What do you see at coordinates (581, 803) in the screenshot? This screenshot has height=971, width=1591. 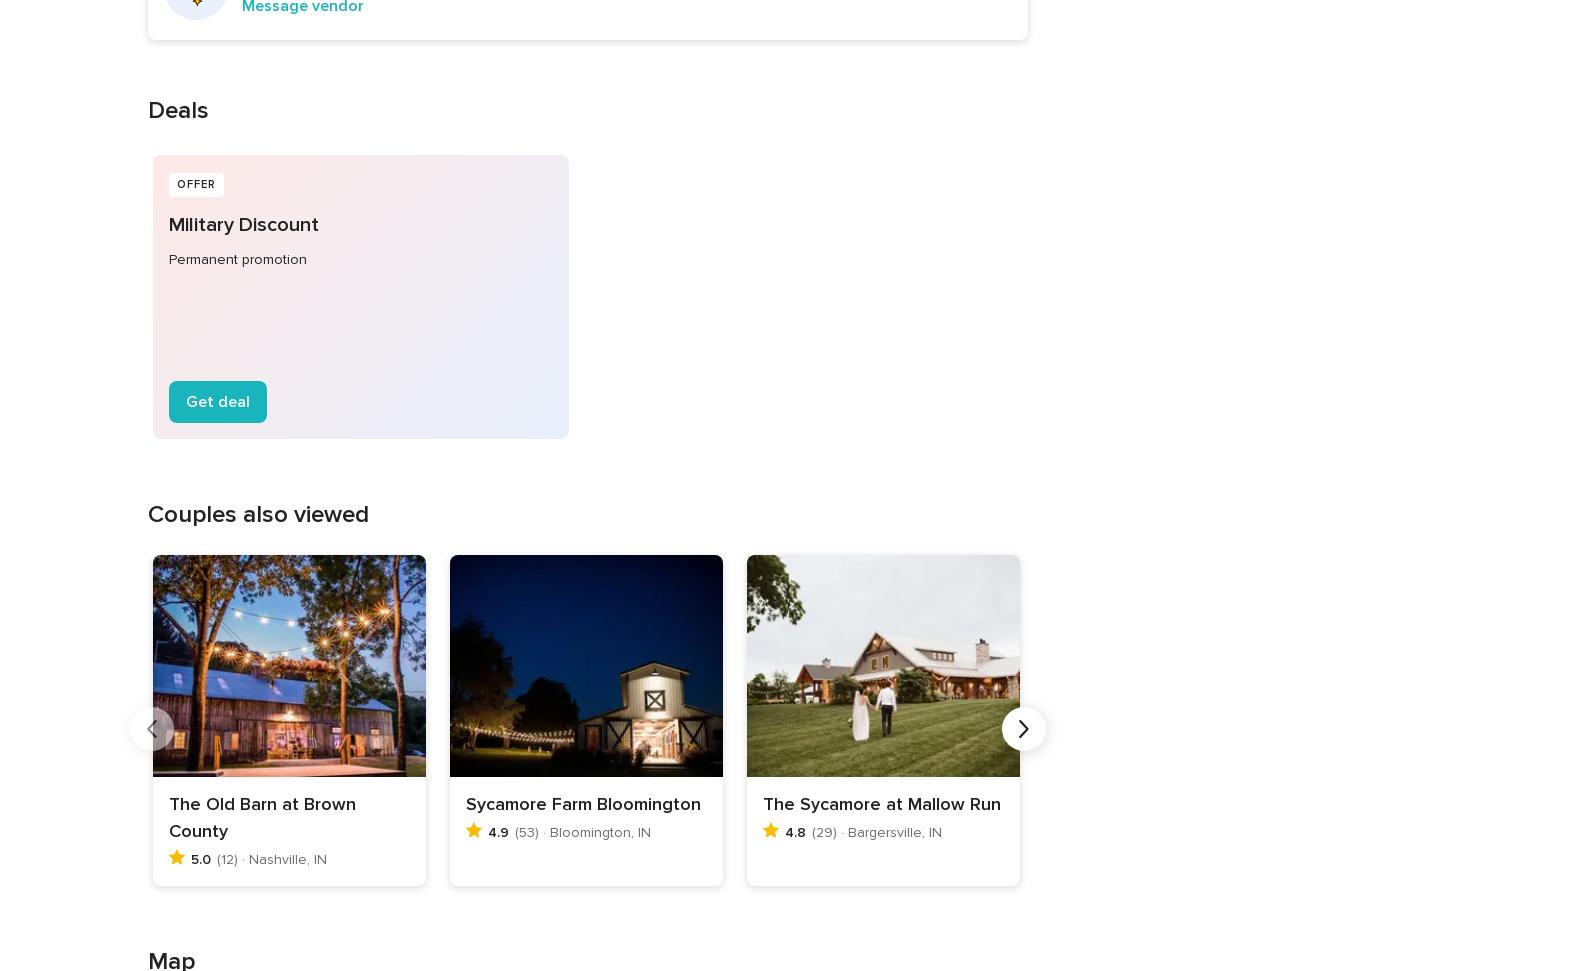 I see `'Sycamore Farm Bloomington'` at bounding box center [581, 803].